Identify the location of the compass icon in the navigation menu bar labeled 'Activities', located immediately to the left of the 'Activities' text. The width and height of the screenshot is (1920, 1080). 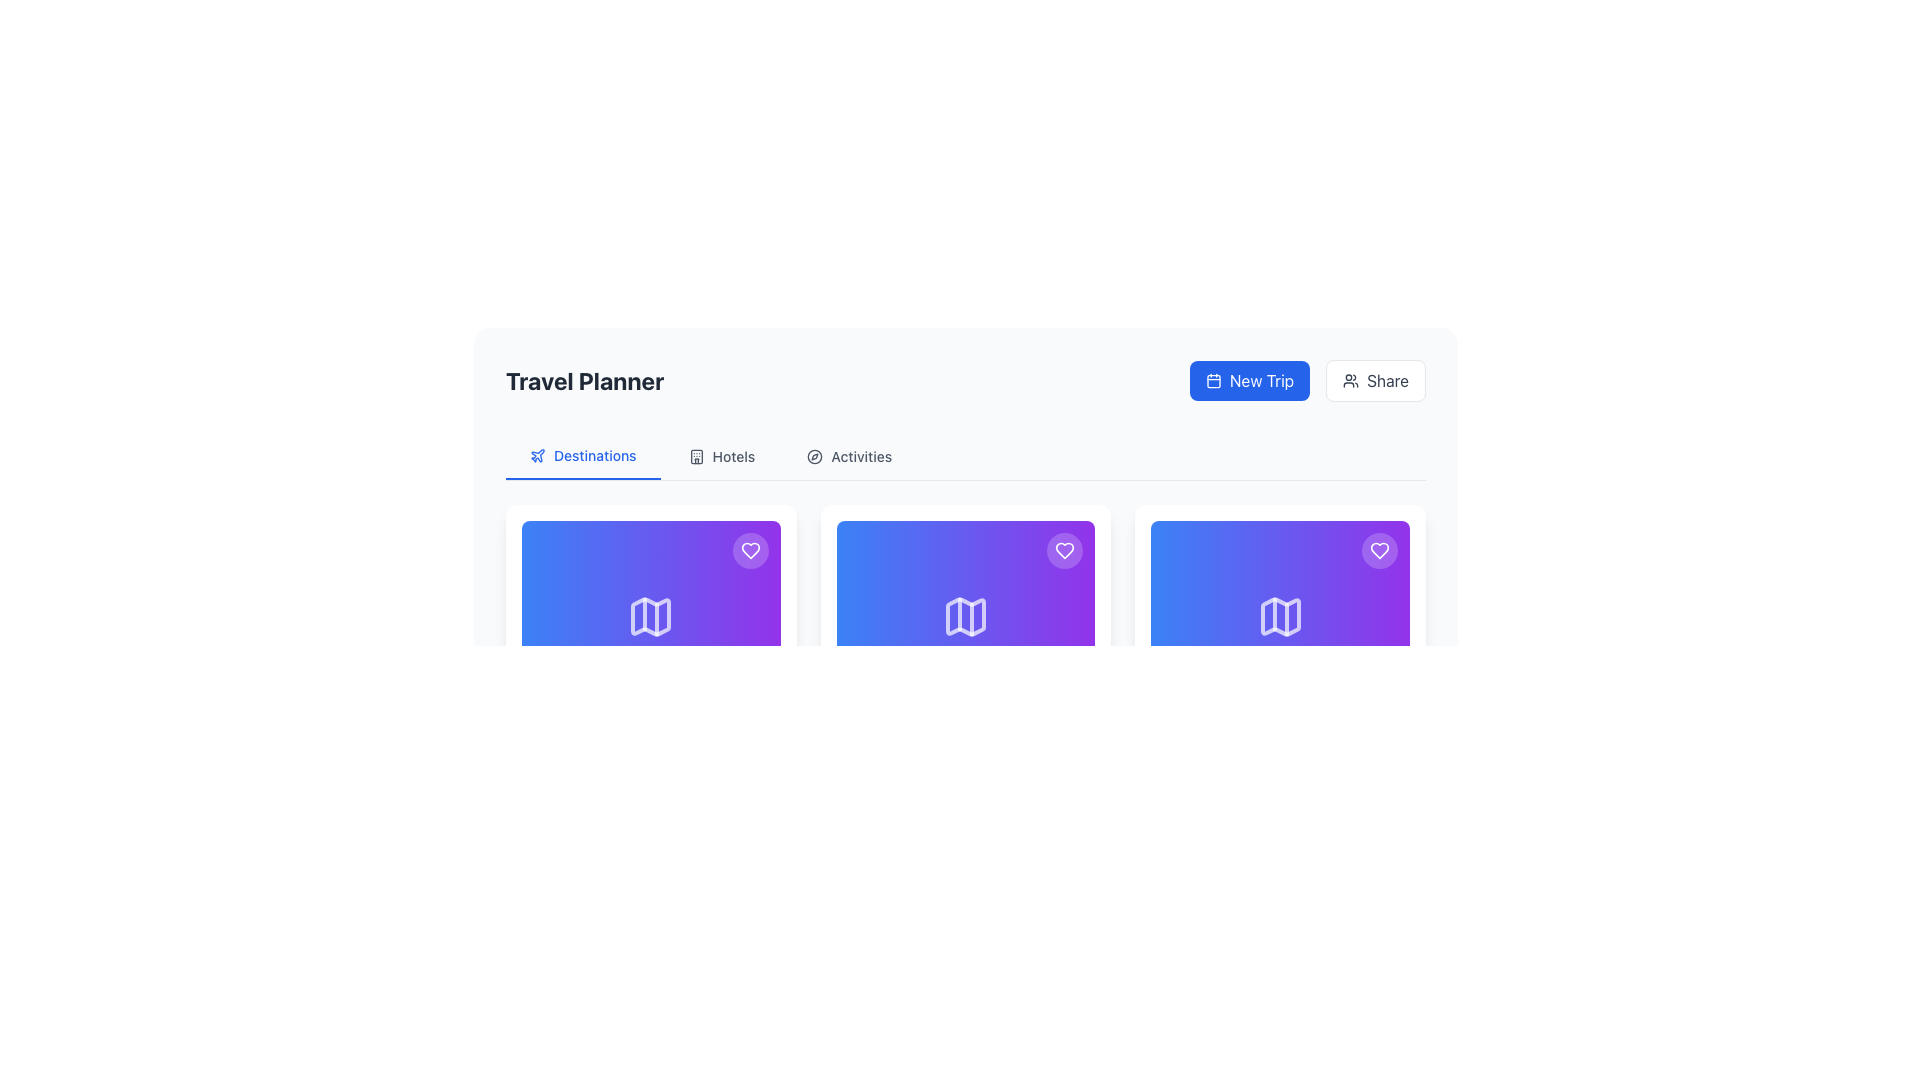
(815, 456).